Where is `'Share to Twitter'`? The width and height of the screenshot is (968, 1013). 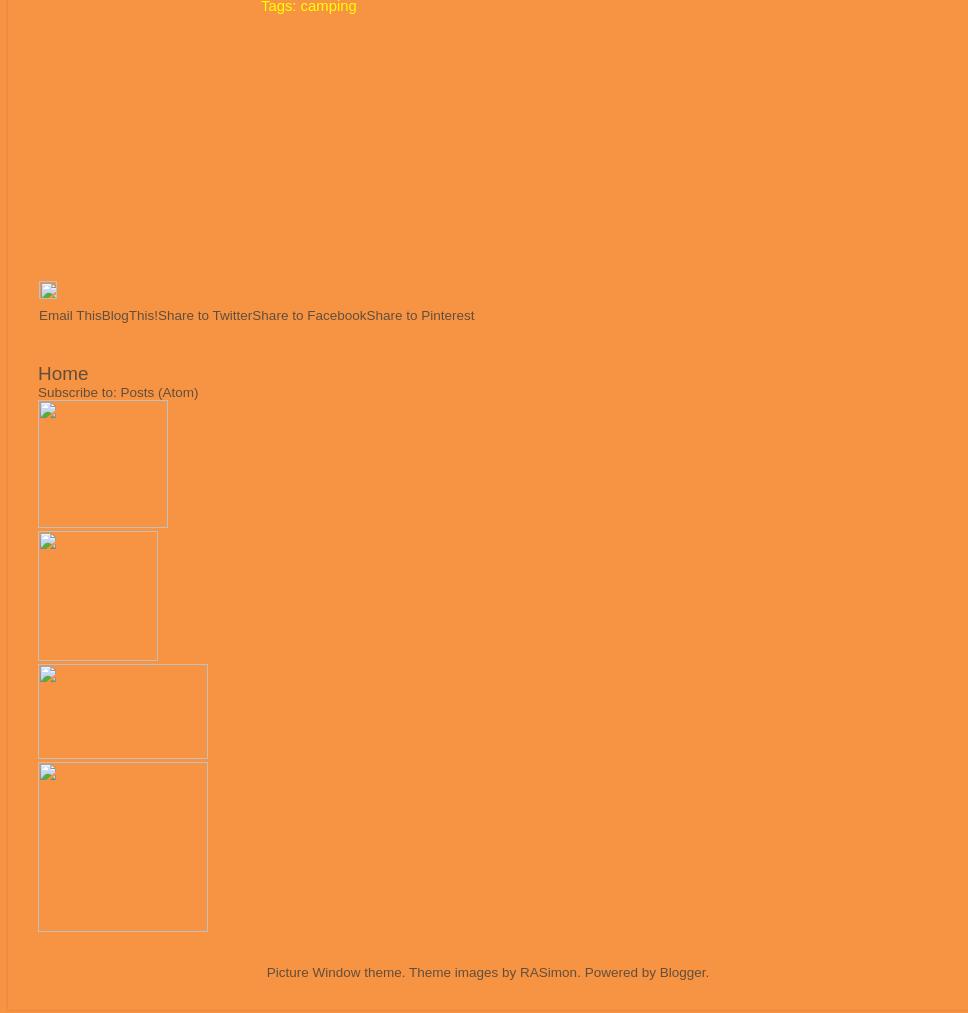
'Share to Twitter' is located at coordinates (204, 315).